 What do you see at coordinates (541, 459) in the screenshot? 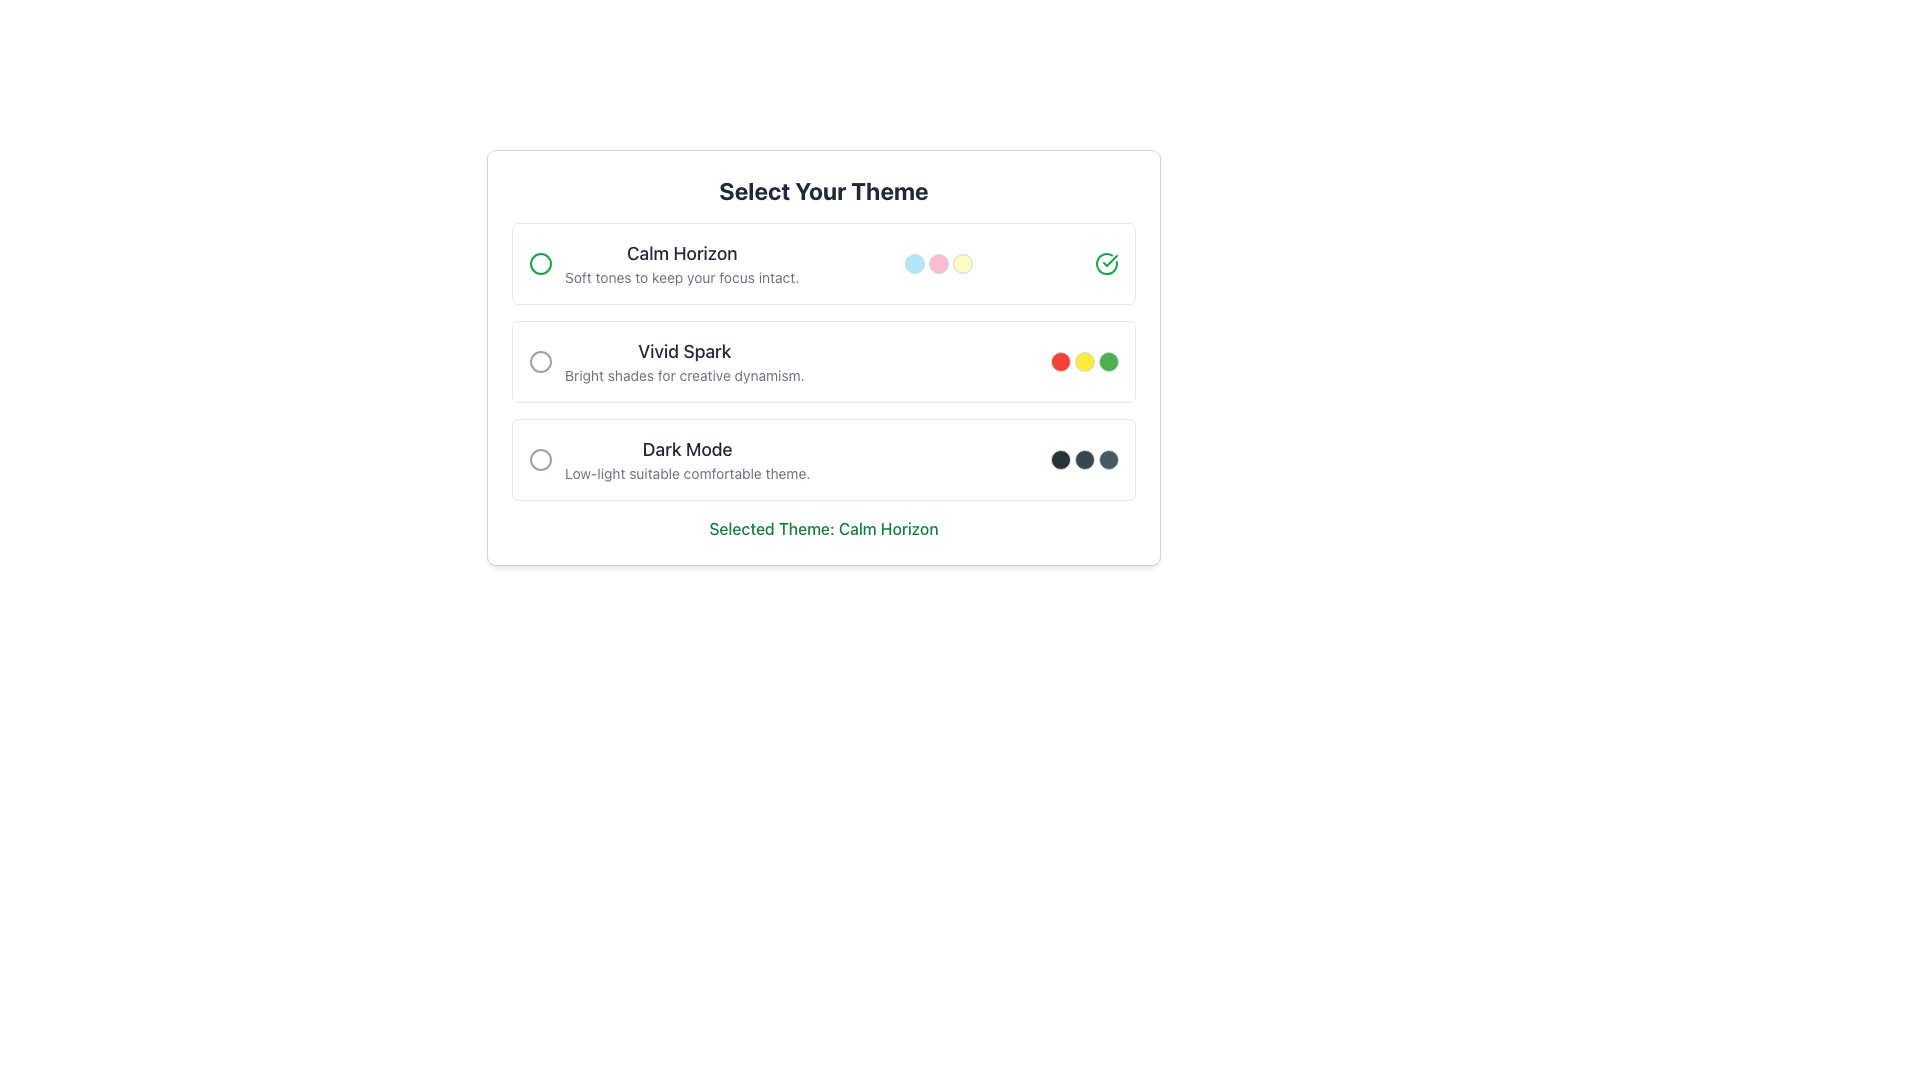
I see `the Circle icon, which is a circular outline indicating a selection or radio option, located to the left of the 'Dark Mode' theme description` at bounding box center [541, 459].